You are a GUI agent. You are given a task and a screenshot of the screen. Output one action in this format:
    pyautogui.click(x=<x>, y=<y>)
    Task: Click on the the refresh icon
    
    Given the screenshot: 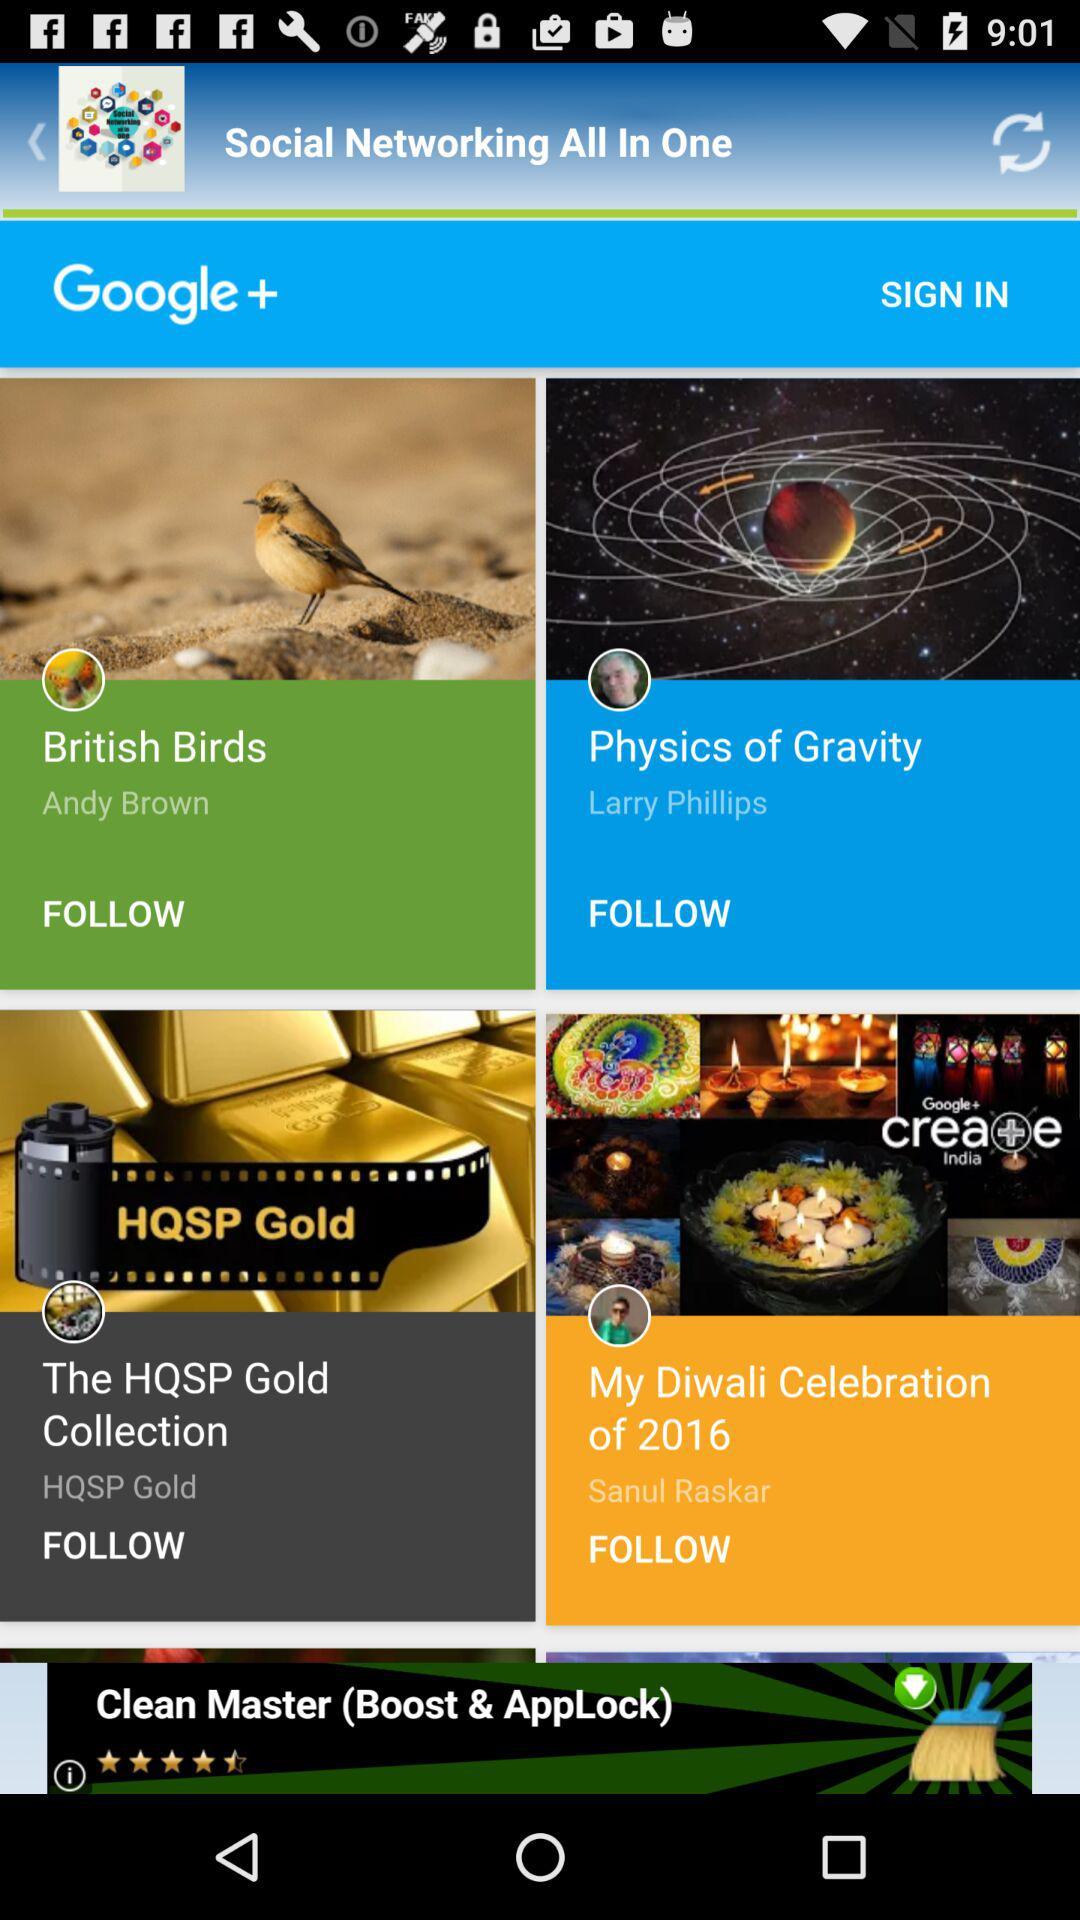 What is the action you would take?
    pyautogui.click(x=1021, y=150)
    